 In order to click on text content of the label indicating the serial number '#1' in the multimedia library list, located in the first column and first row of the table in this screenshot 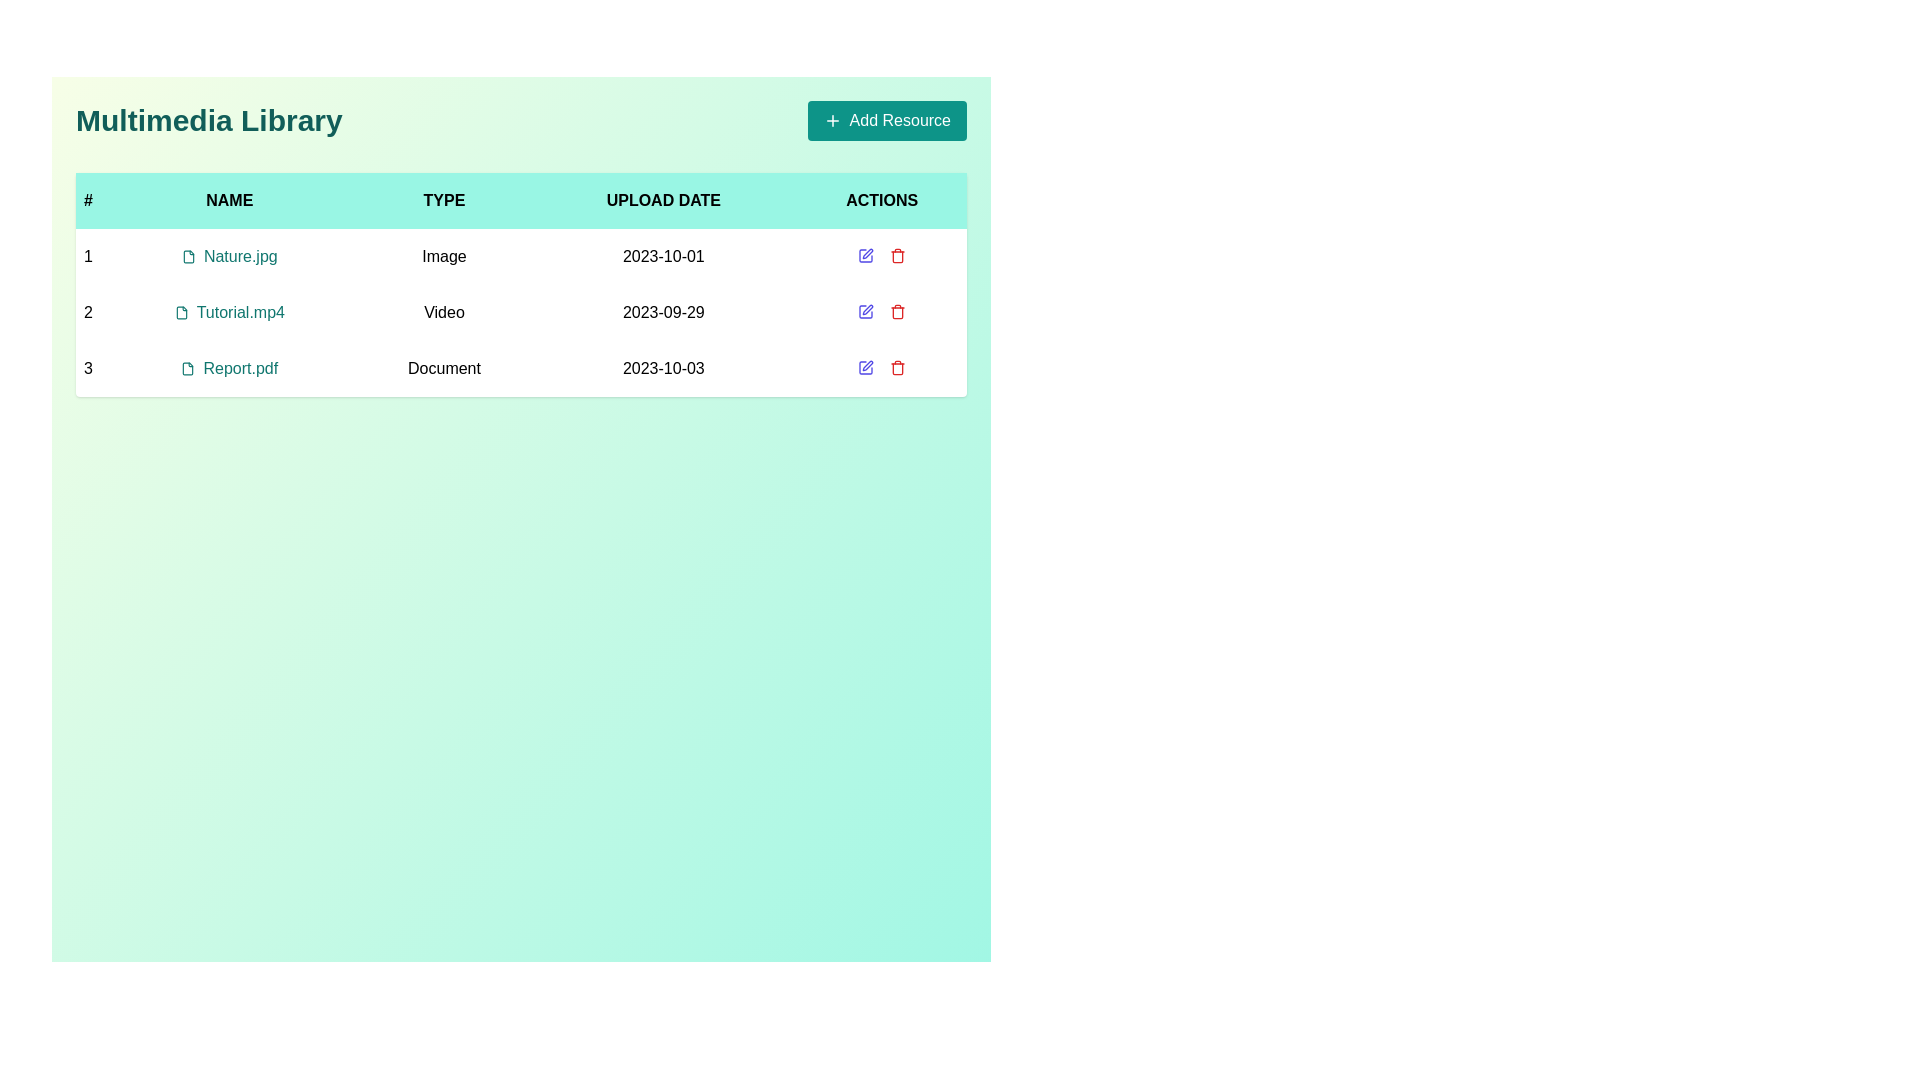, I will do `click(87, 256)`.